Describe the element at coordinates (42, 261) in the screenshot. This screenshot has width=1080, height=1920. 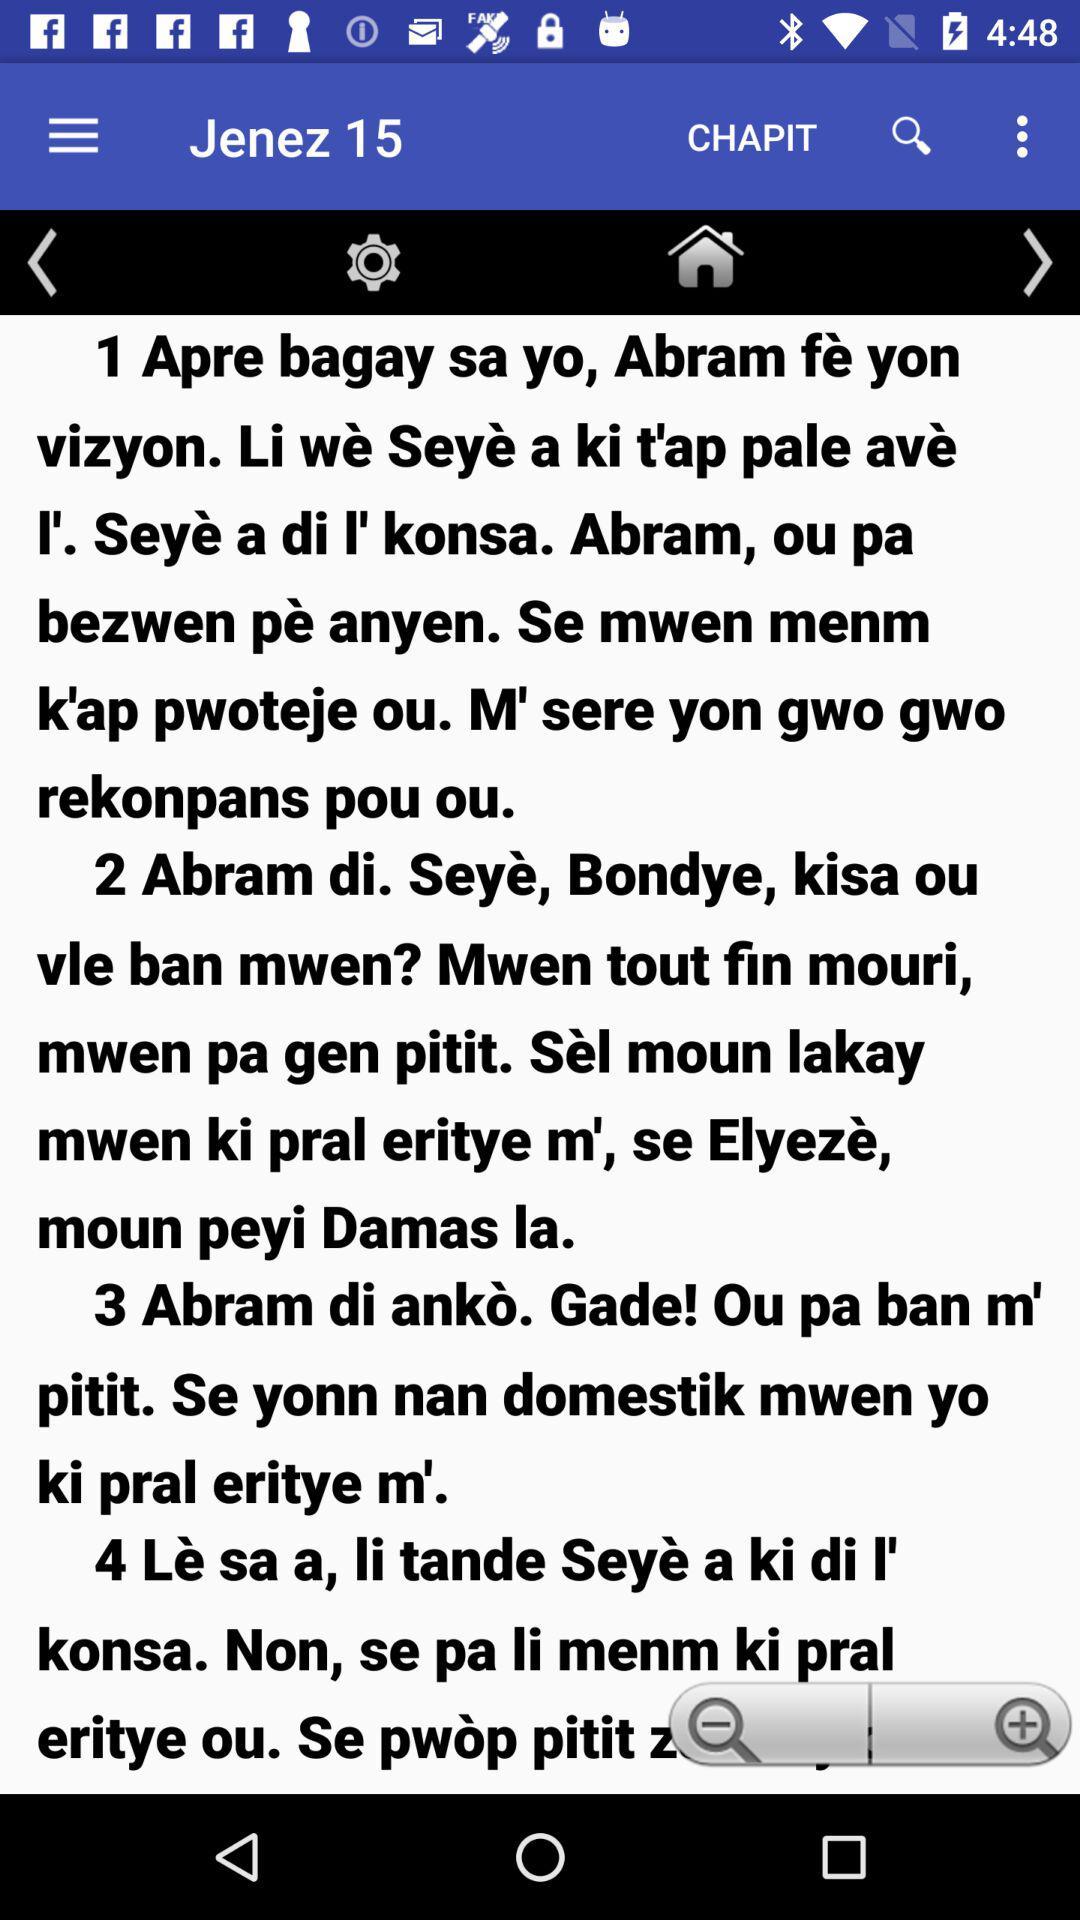
I see `the arrow_backward icon` at that location.